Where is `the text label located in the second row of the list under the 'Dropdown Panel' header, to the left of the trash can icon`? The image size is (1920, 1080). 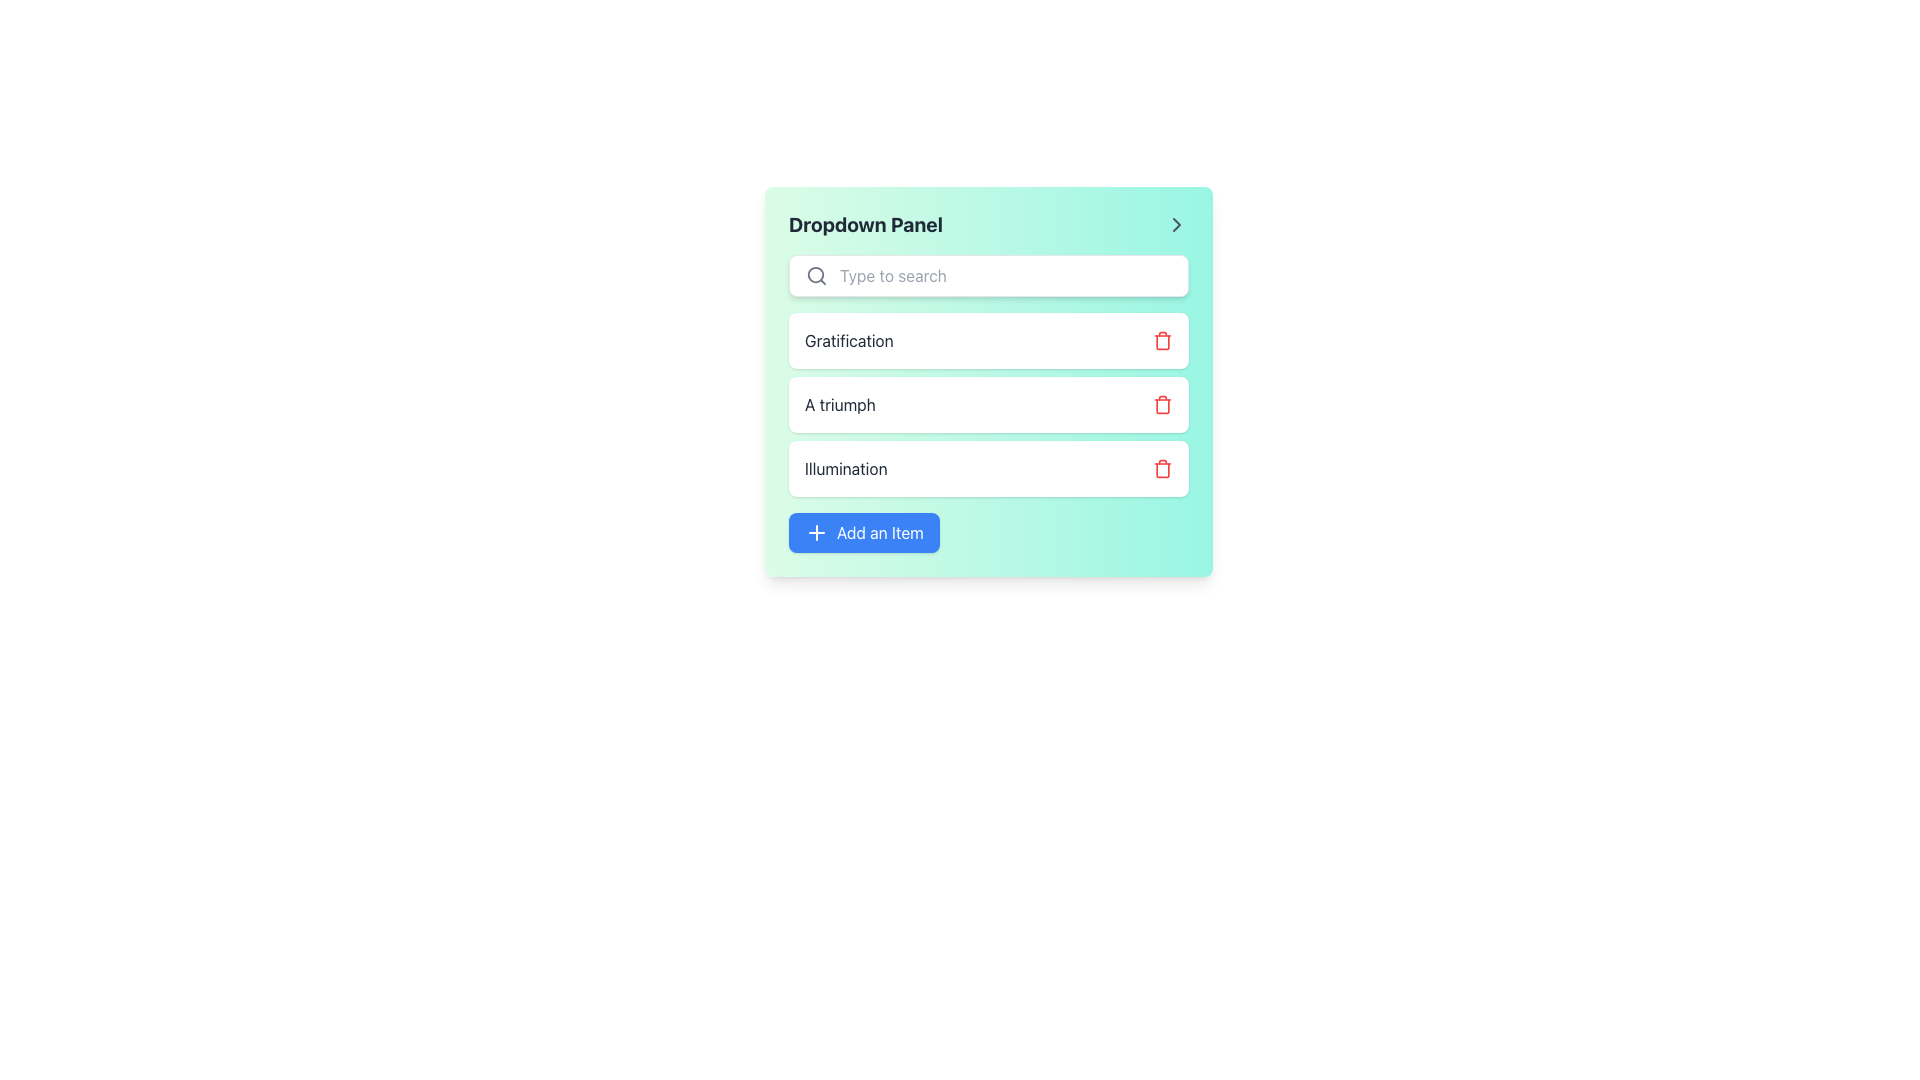 the text label located in the second row of the list under the 'Dropdown Panel' header, to the left of the trash can icon is located at coordinates (849, 339).